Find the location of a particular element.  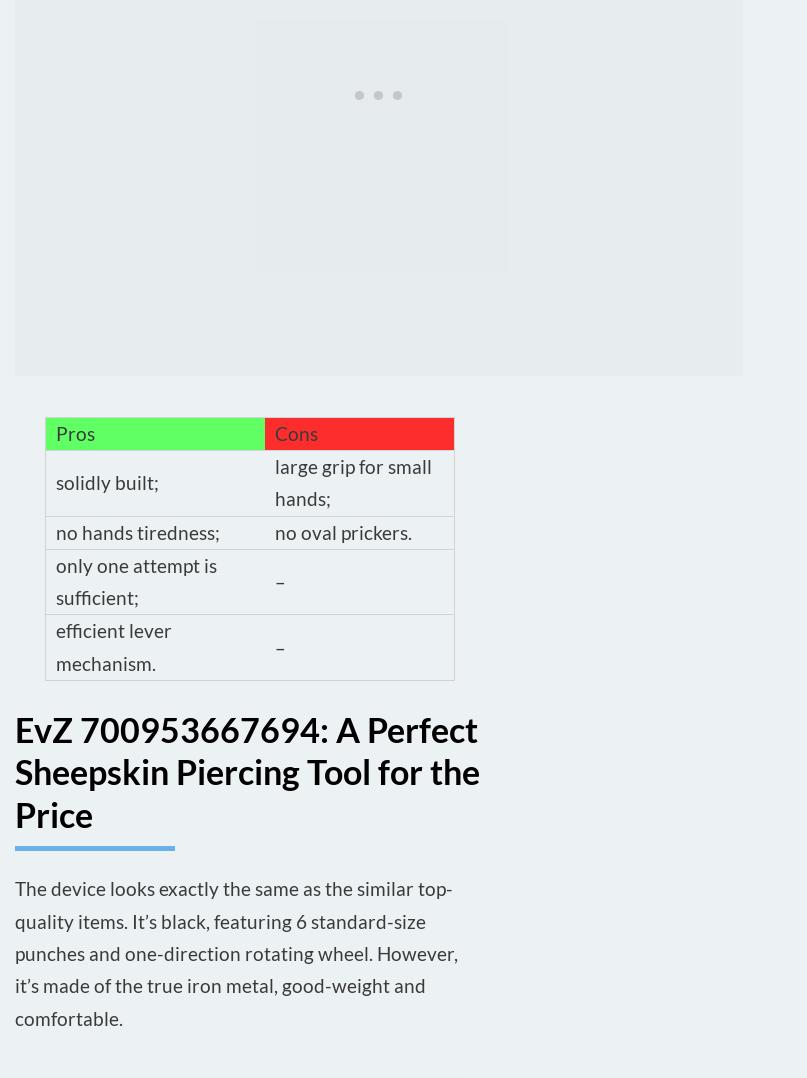

'efficient lever mechanism.' is located at coordinates (56, 645).